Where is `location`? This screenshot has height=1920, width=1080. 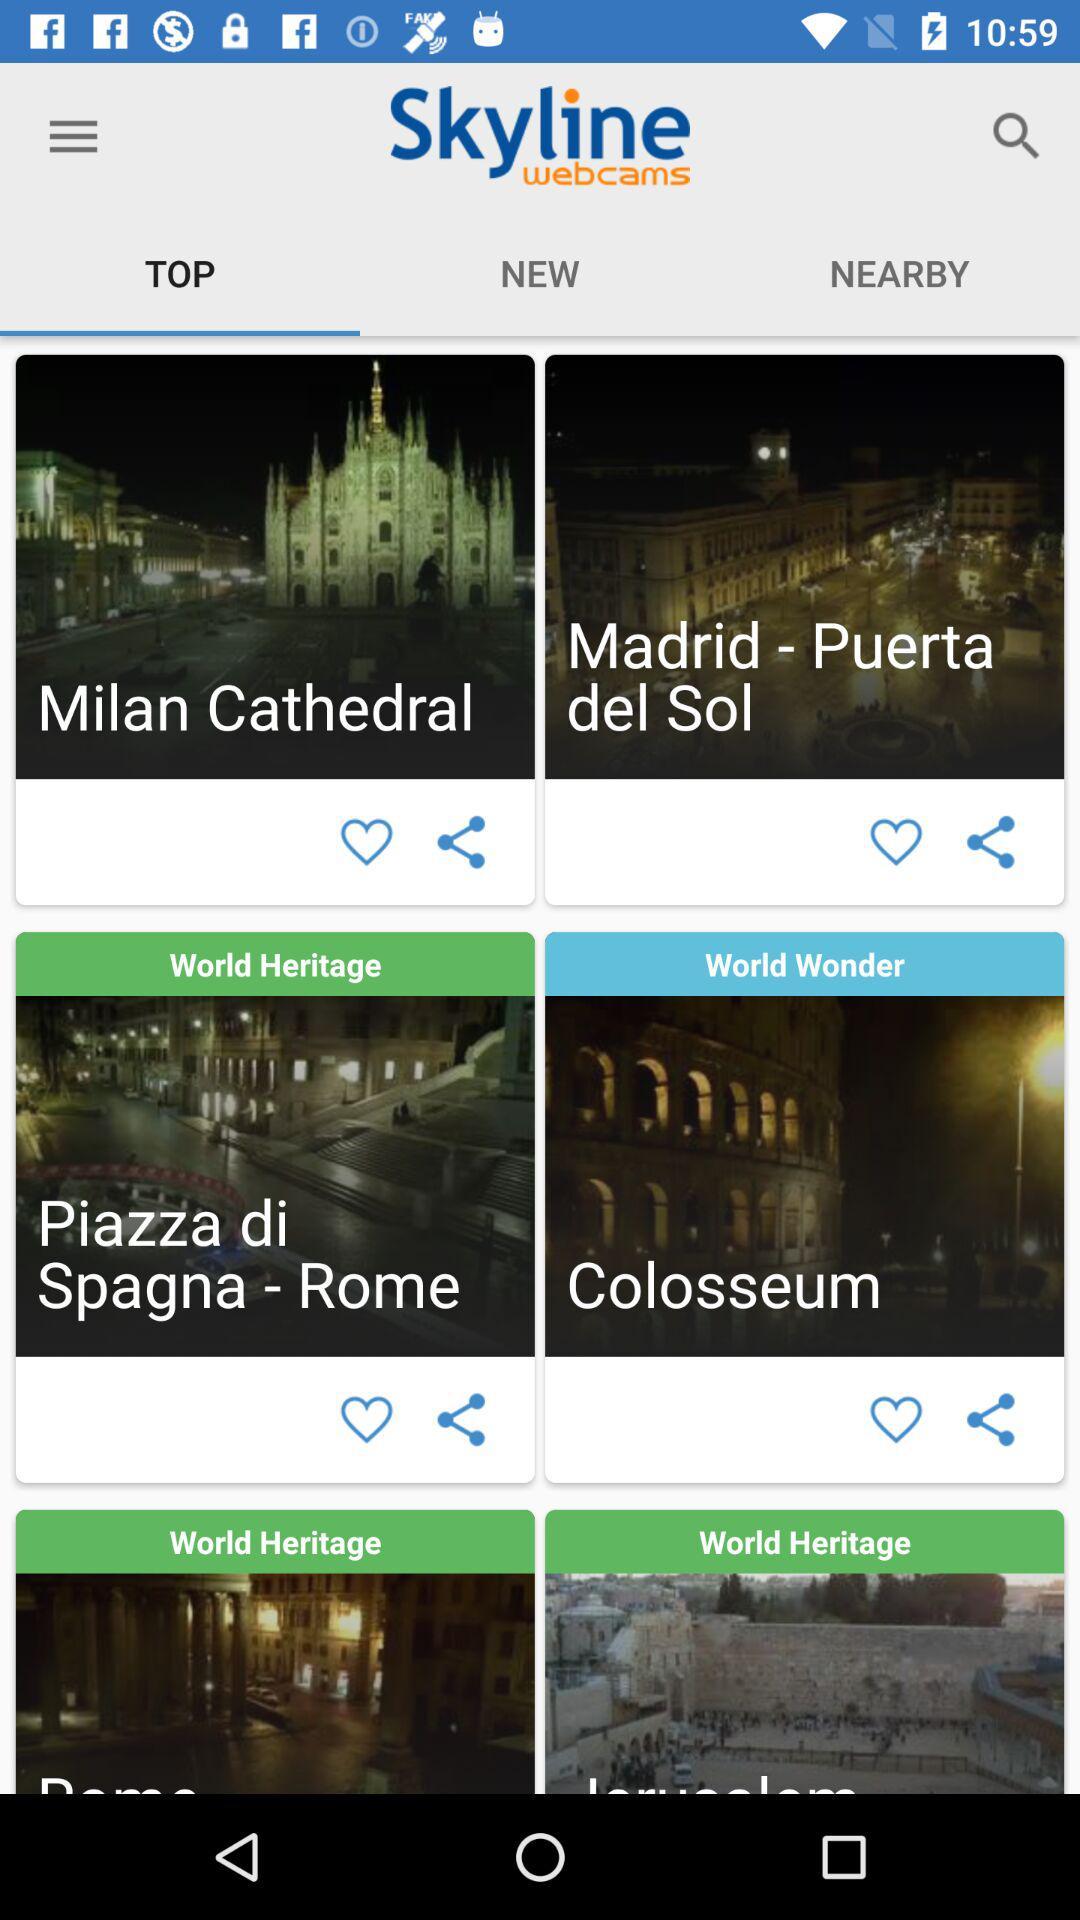
location is located at coordinates (803, 1144).